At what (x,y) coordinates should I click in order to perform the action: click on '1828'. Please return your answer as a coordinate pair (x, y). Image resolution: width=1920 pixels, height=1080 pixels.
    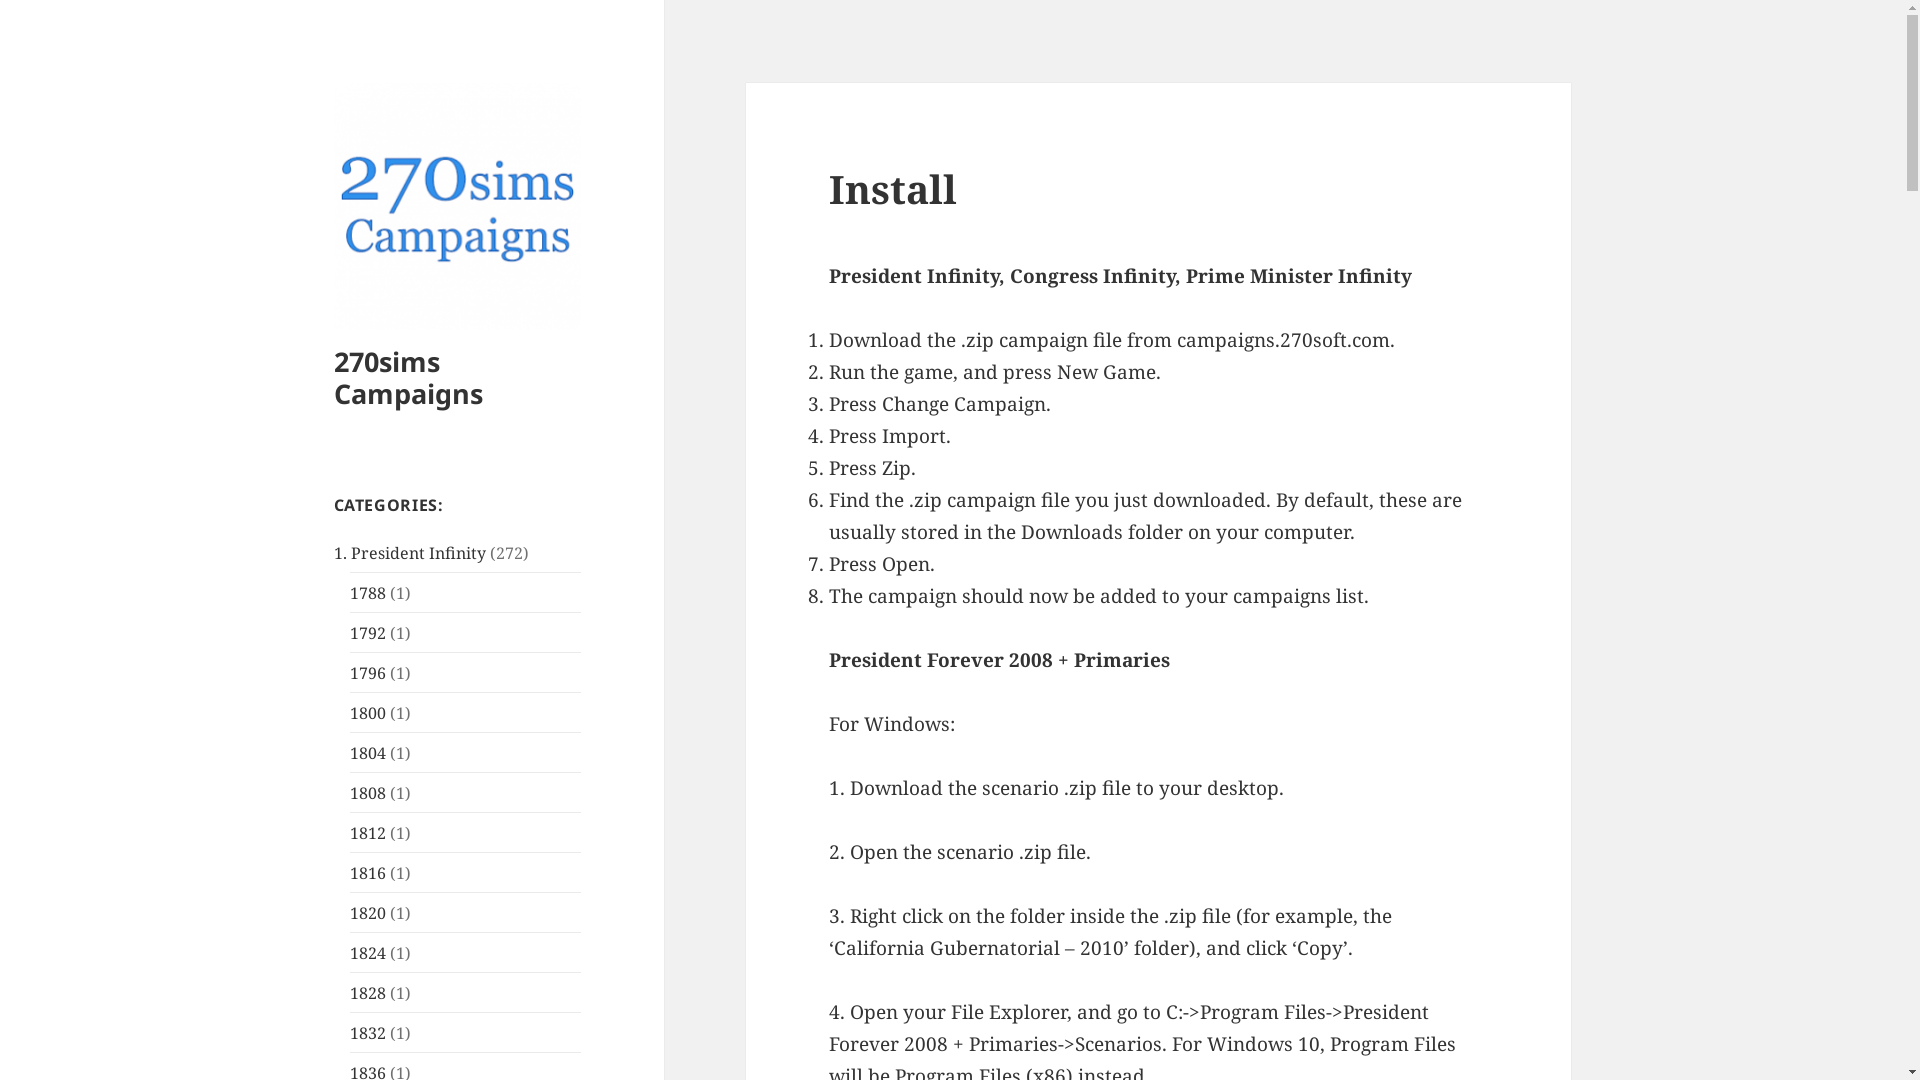
    Looking at the image, I should click on (368, 992).